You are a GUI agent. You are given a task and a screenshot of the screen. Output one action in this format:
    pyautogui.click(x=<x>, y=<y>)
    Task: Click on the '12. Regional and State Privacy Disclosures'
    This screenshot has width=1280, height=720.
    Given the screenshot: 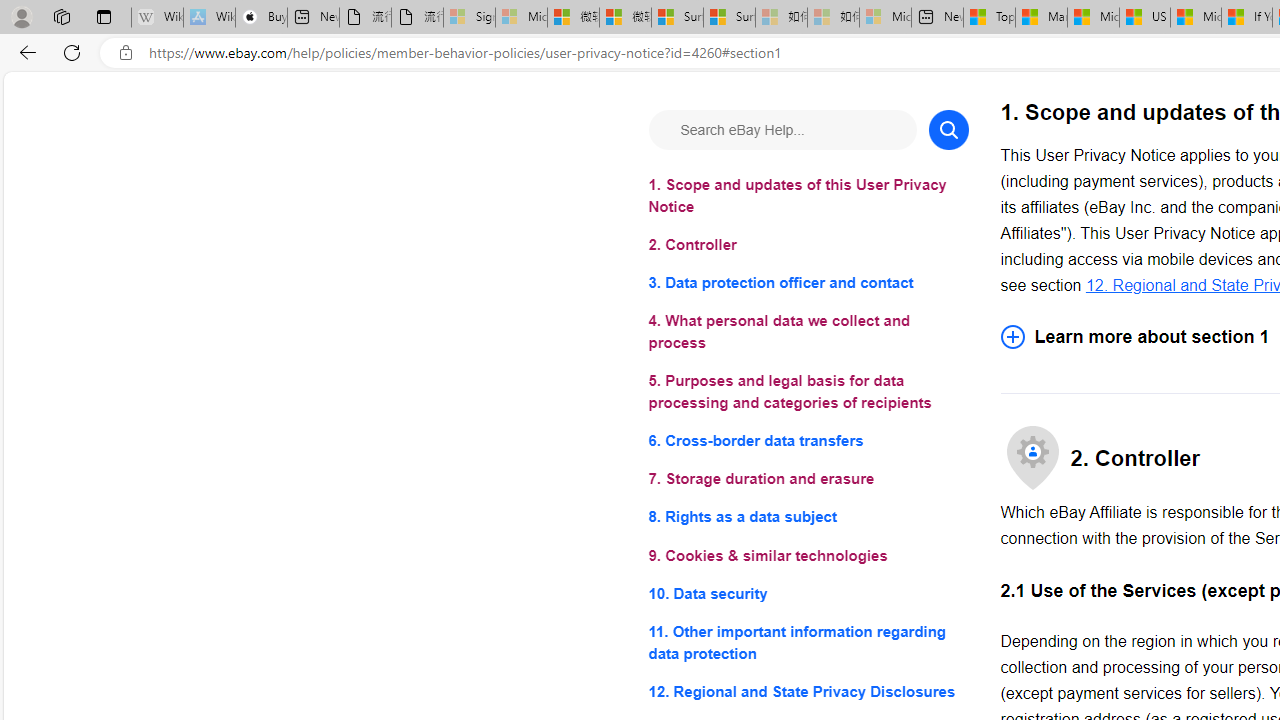 What is the action you would take?
    pyautogui.click(x=808, y=690)
    